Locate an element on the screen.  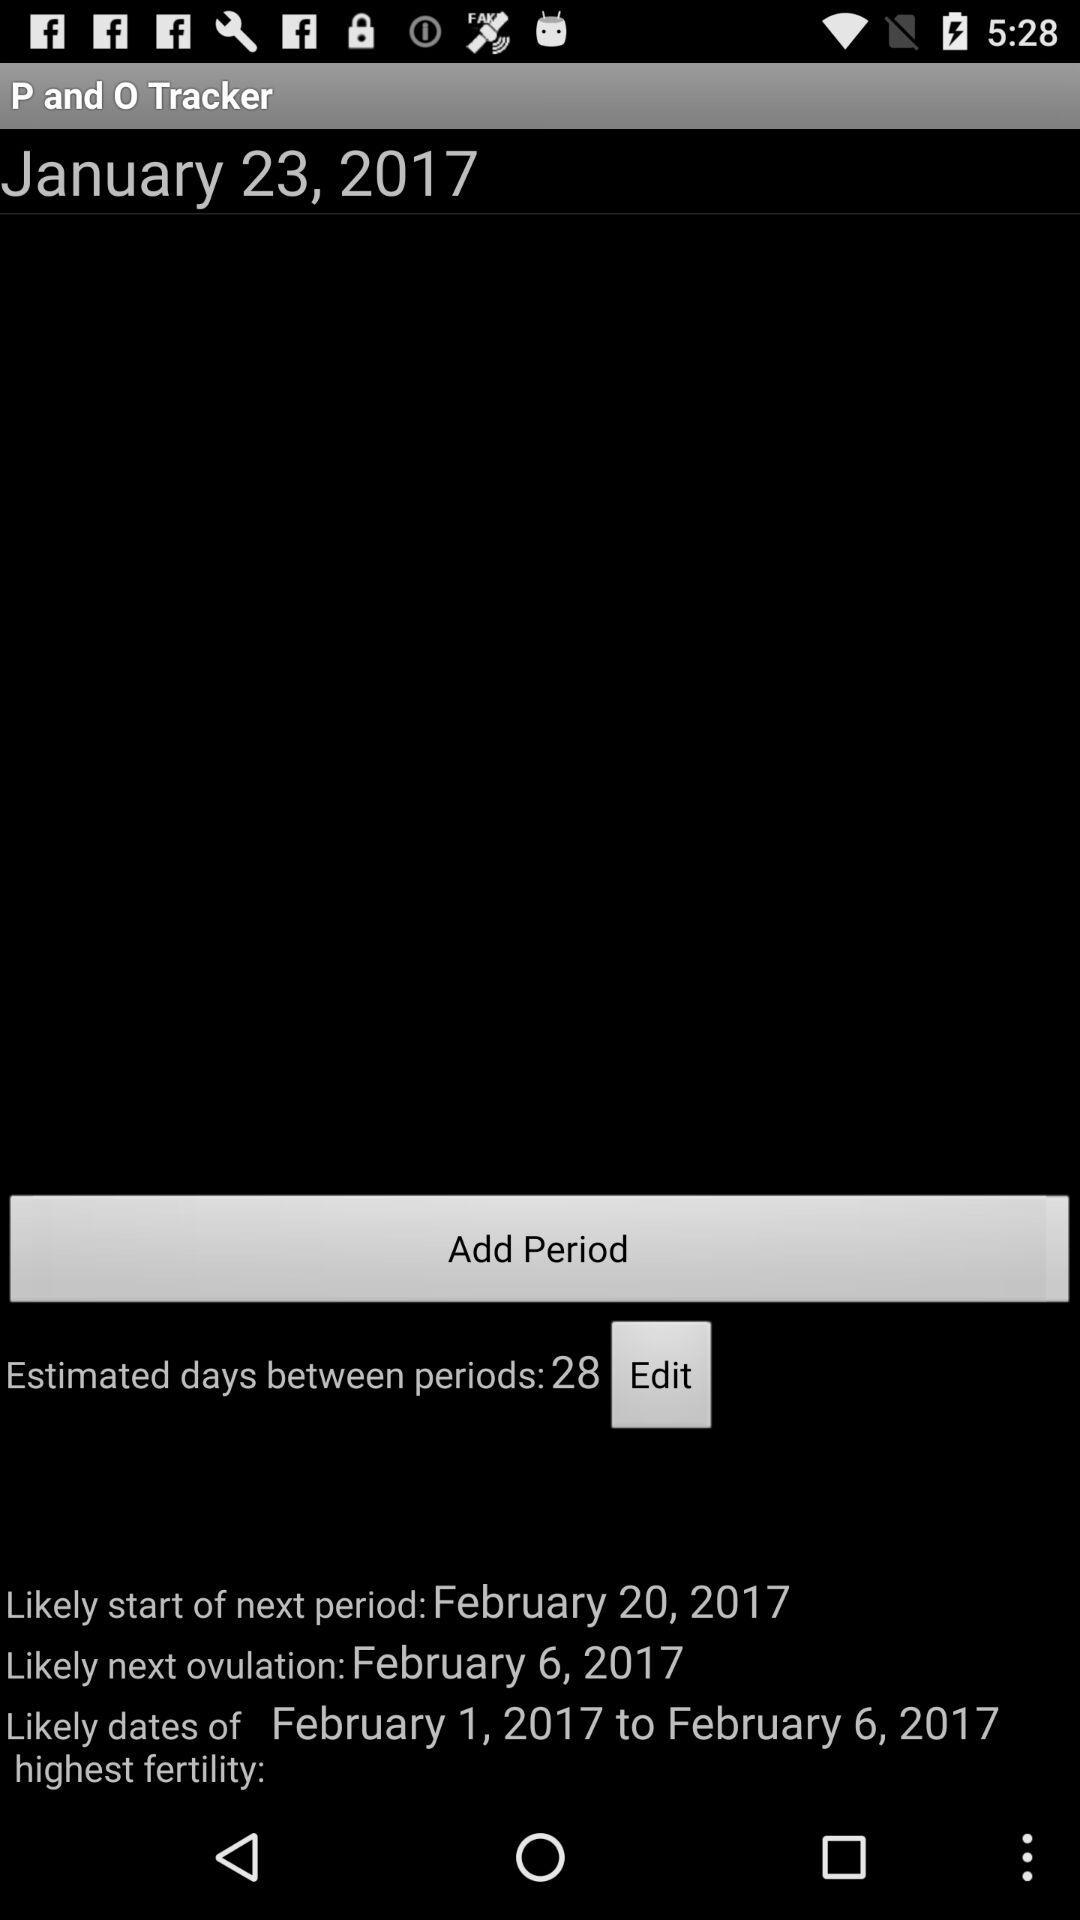
icon at the center is located at coordinates (540, 1253).